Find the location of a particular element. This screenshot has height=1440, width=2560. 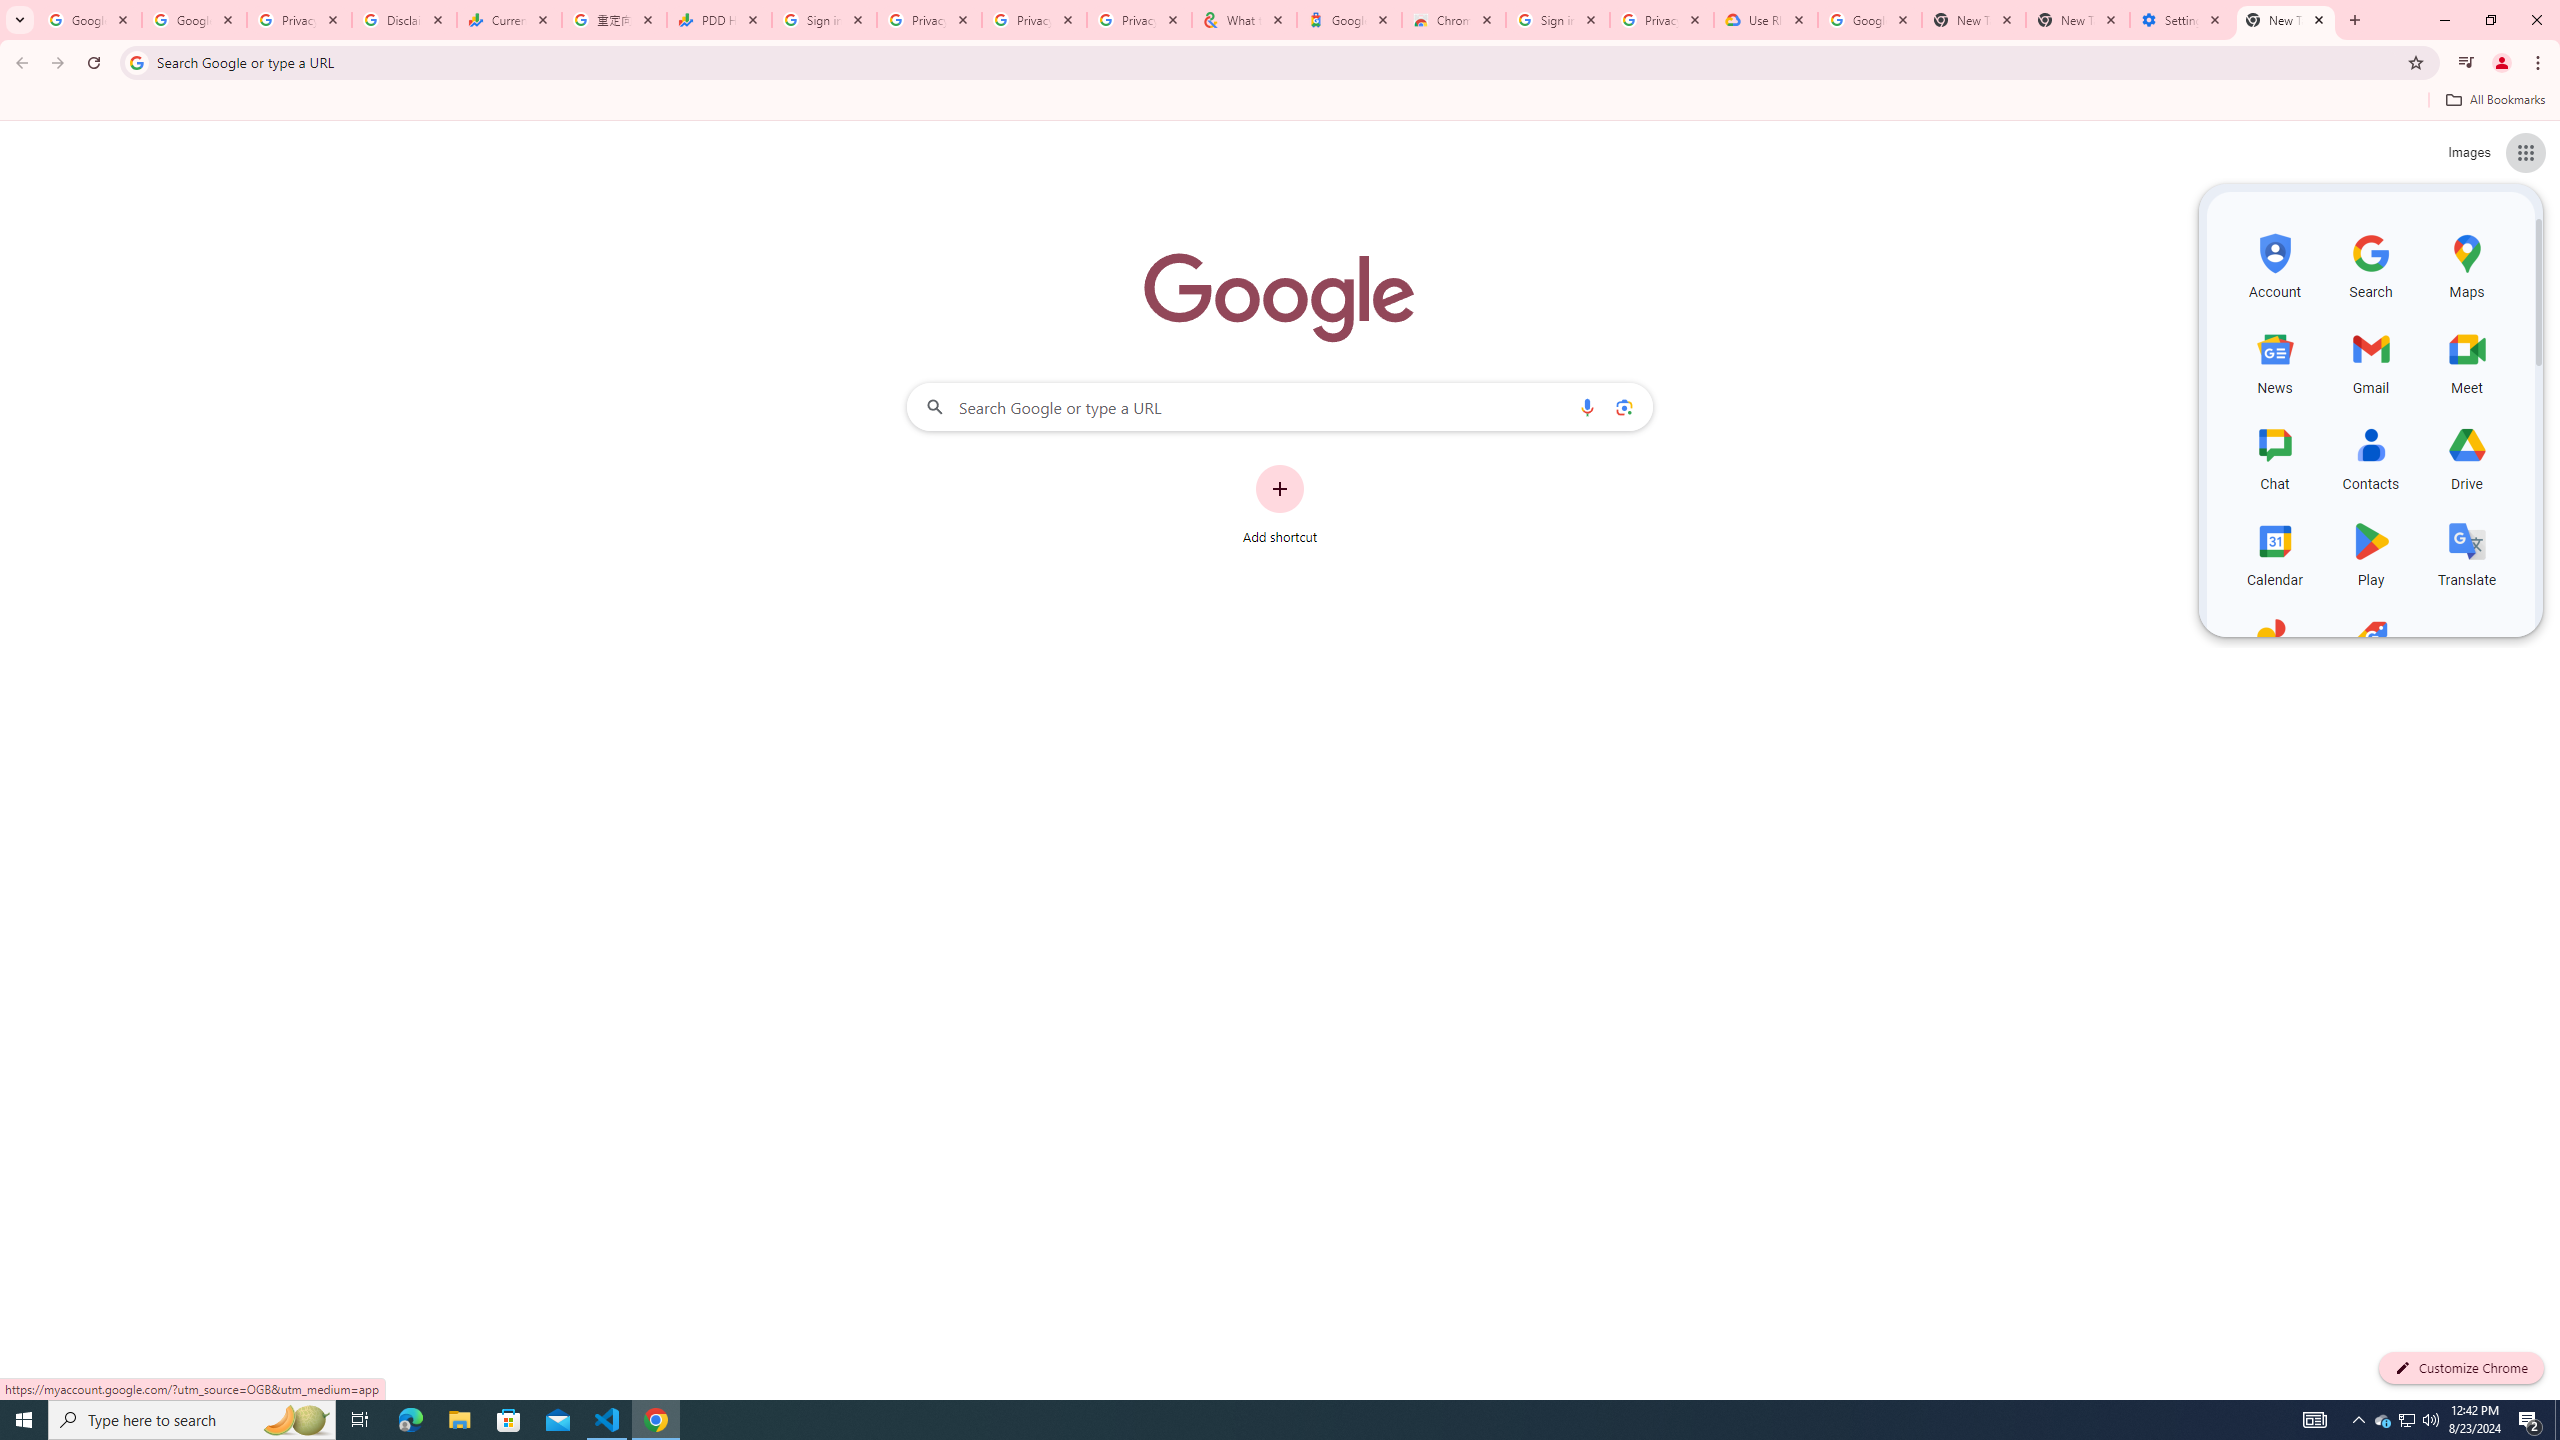

'Meet, row 2 of 5 and column 3 of 3 in the first section' is located at coordinates (2466, 360).